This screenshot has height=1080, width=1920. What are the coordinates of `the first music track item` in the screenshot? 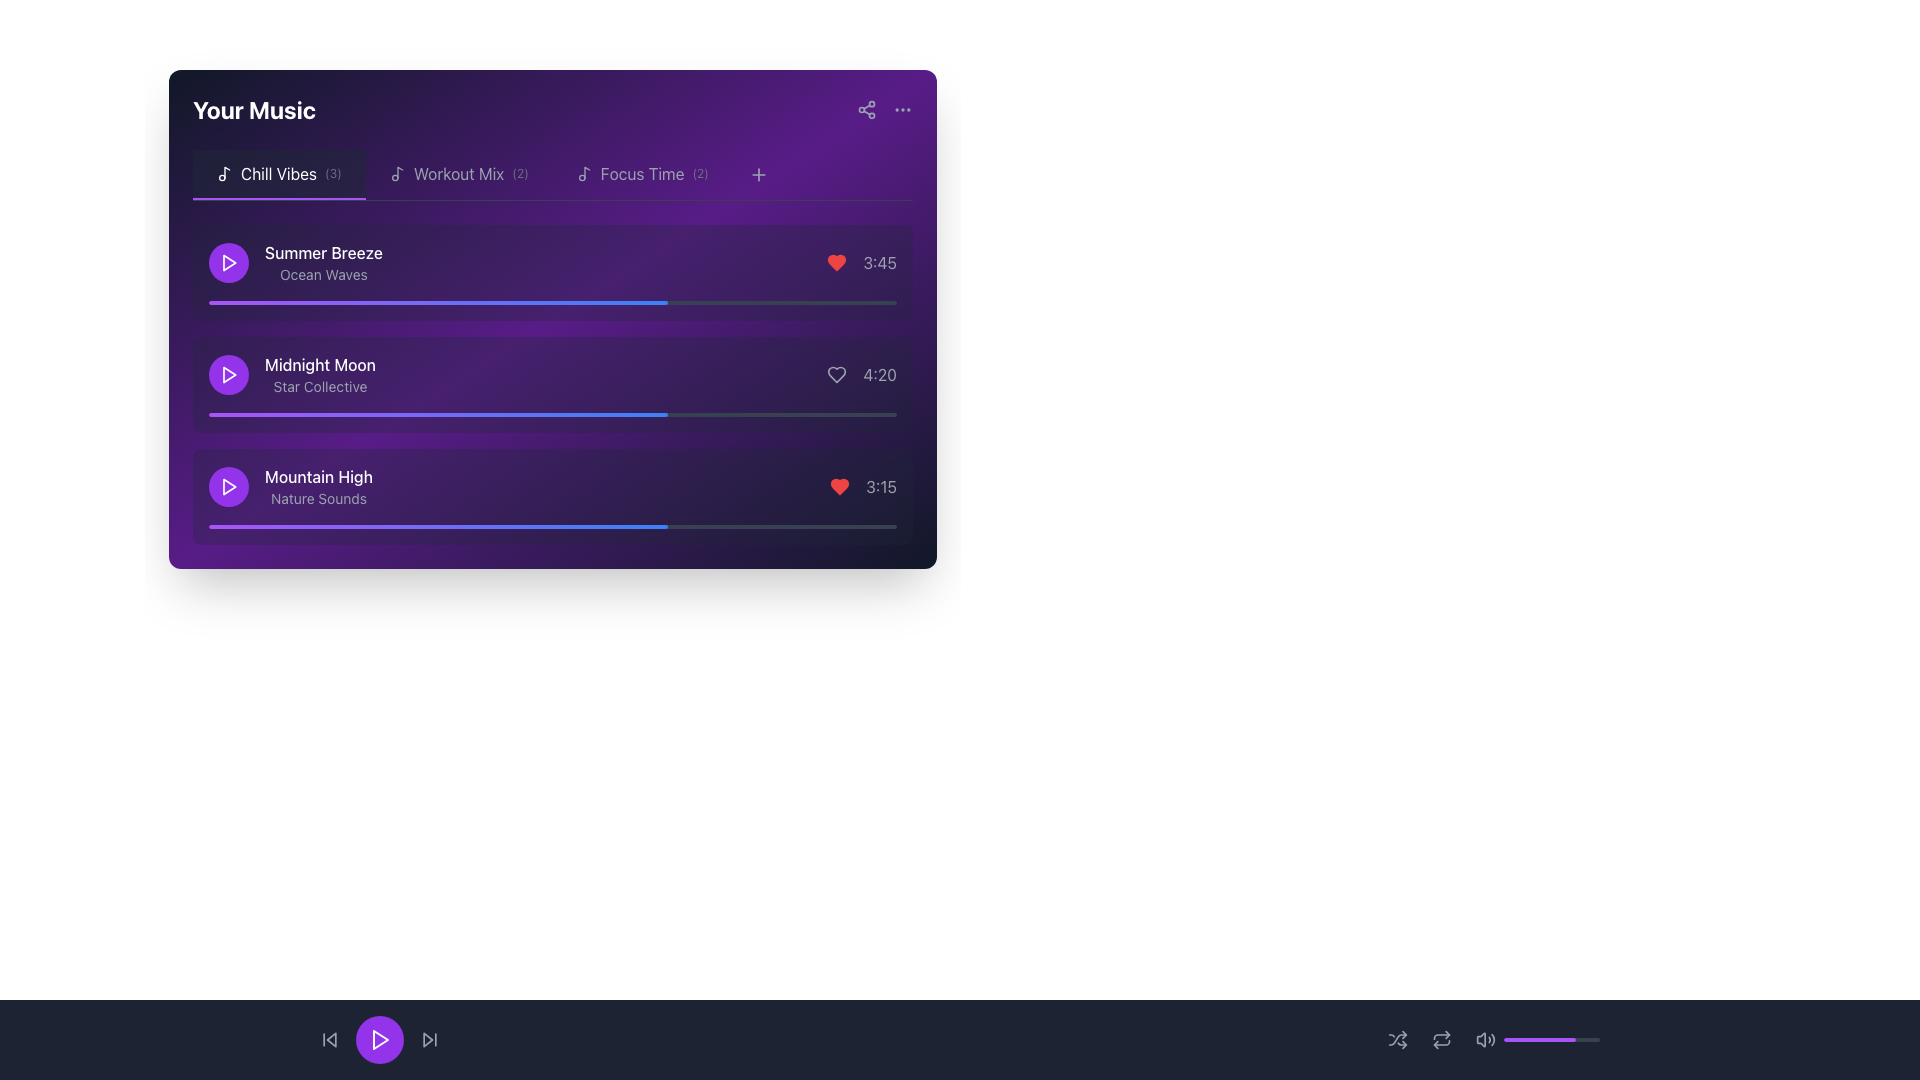 It's located at (552, 261).